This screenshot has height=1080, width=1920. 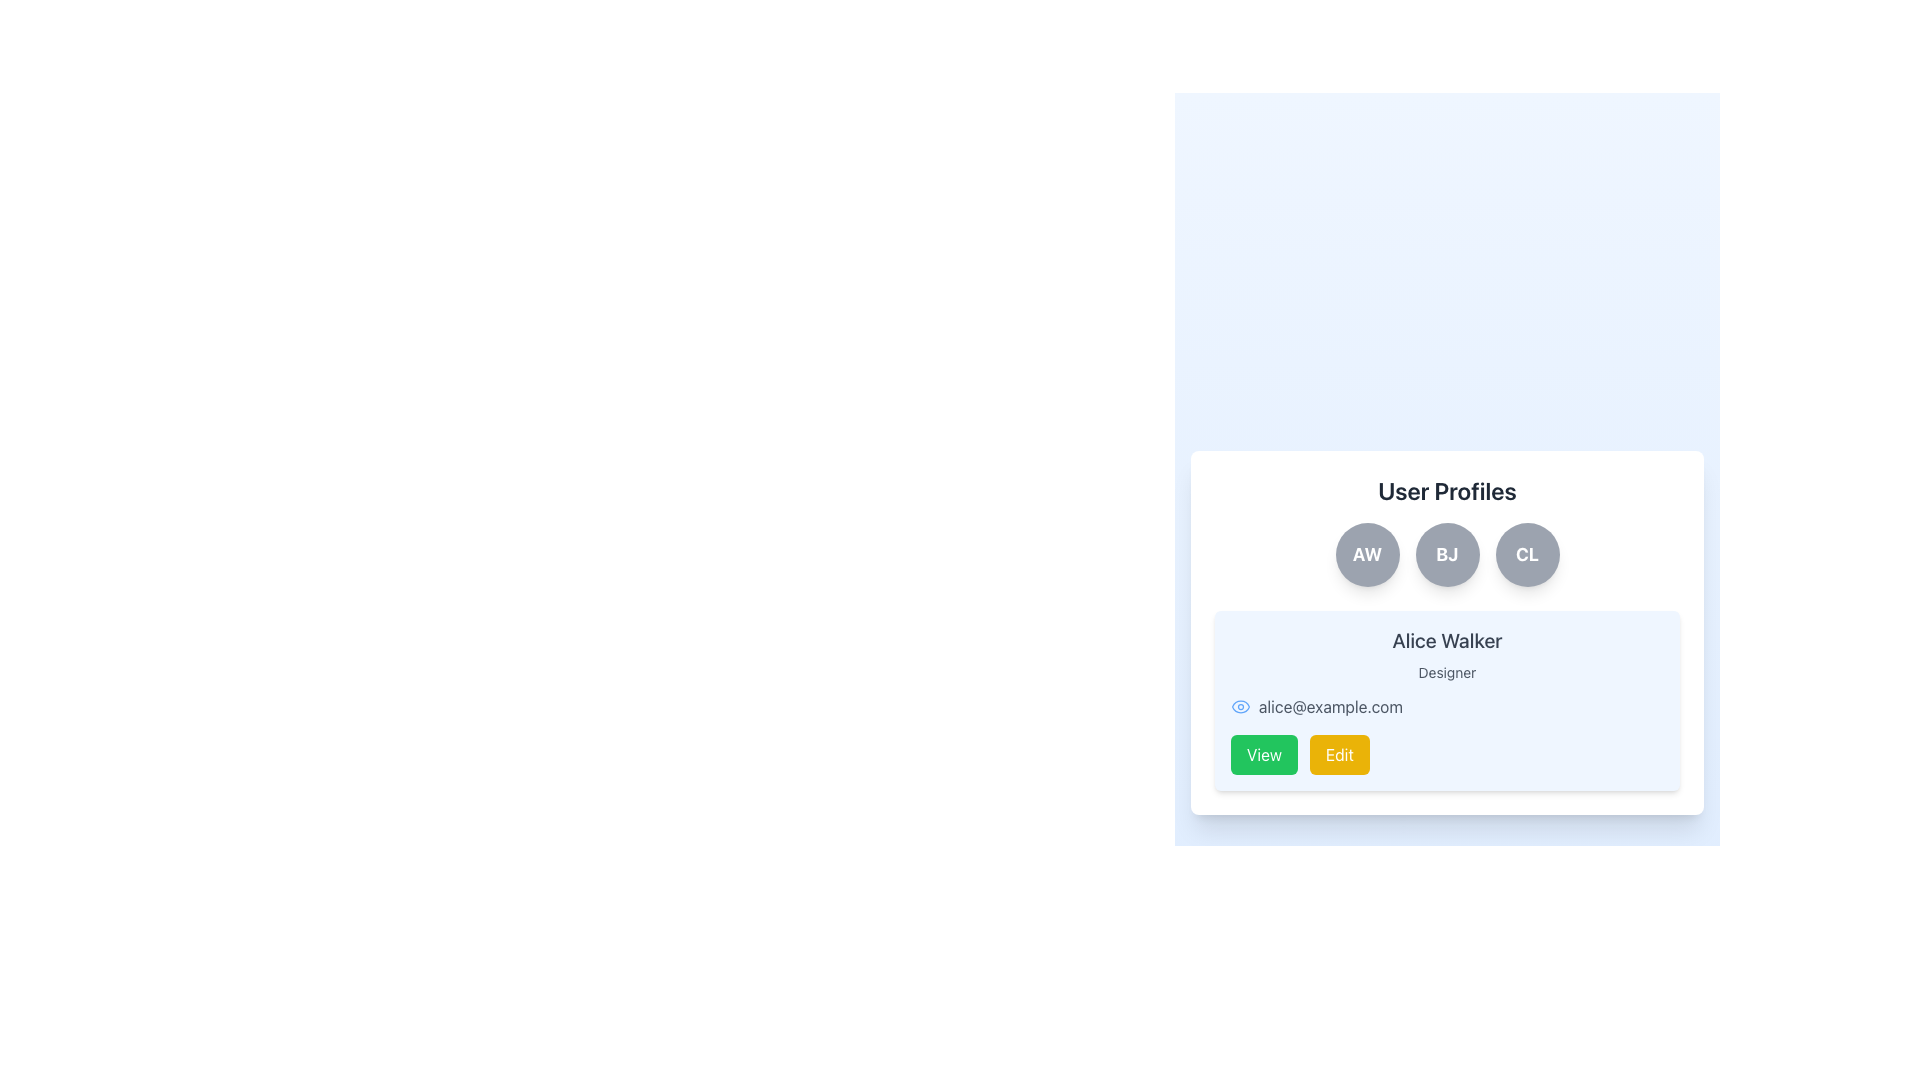 What do you see at coordinates (1447, 555) in the screenshot?
I see `the circular button labeled 'BJ' with a gray background and white bold text` at bounding box center [1447, 555].